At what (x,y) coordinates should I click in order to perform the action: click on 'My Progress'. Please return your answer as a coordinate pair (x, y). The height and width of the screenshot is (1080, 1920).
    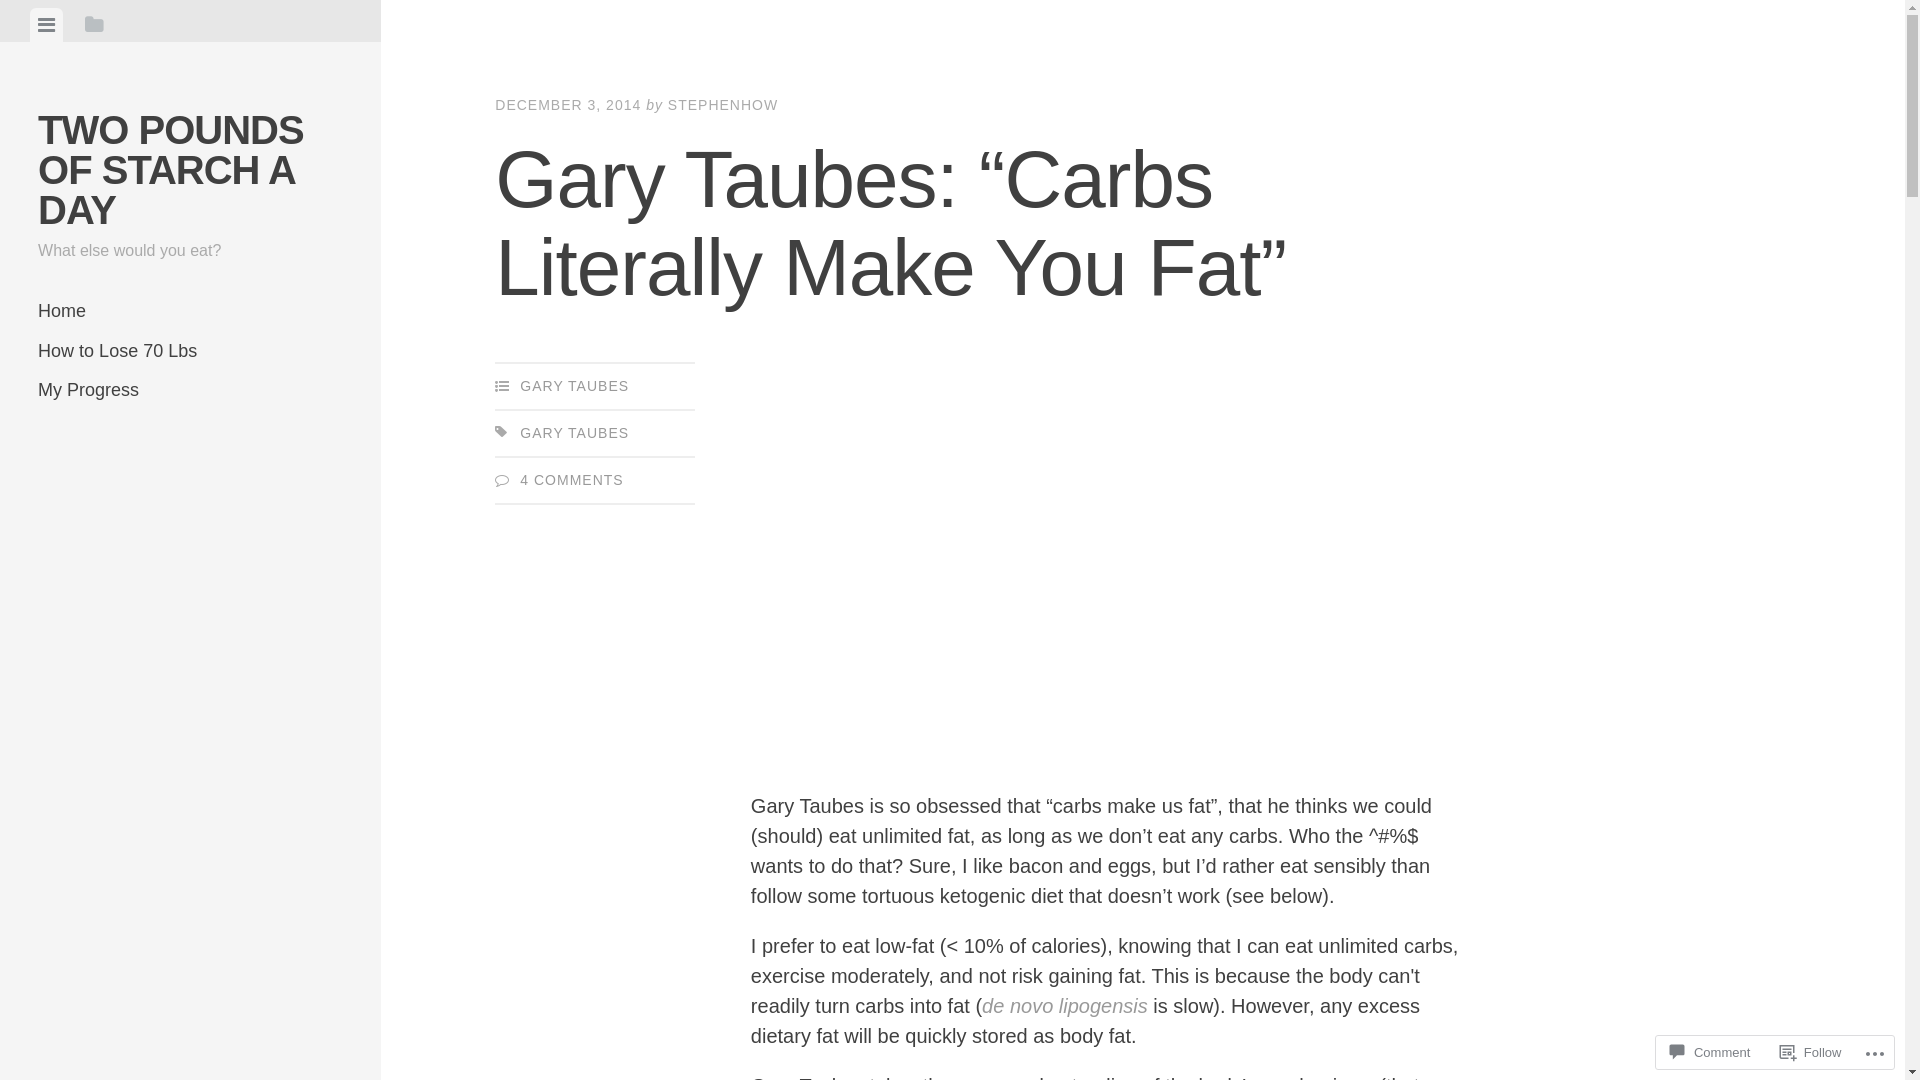
    Looking at the image, I should click on (190, 390).